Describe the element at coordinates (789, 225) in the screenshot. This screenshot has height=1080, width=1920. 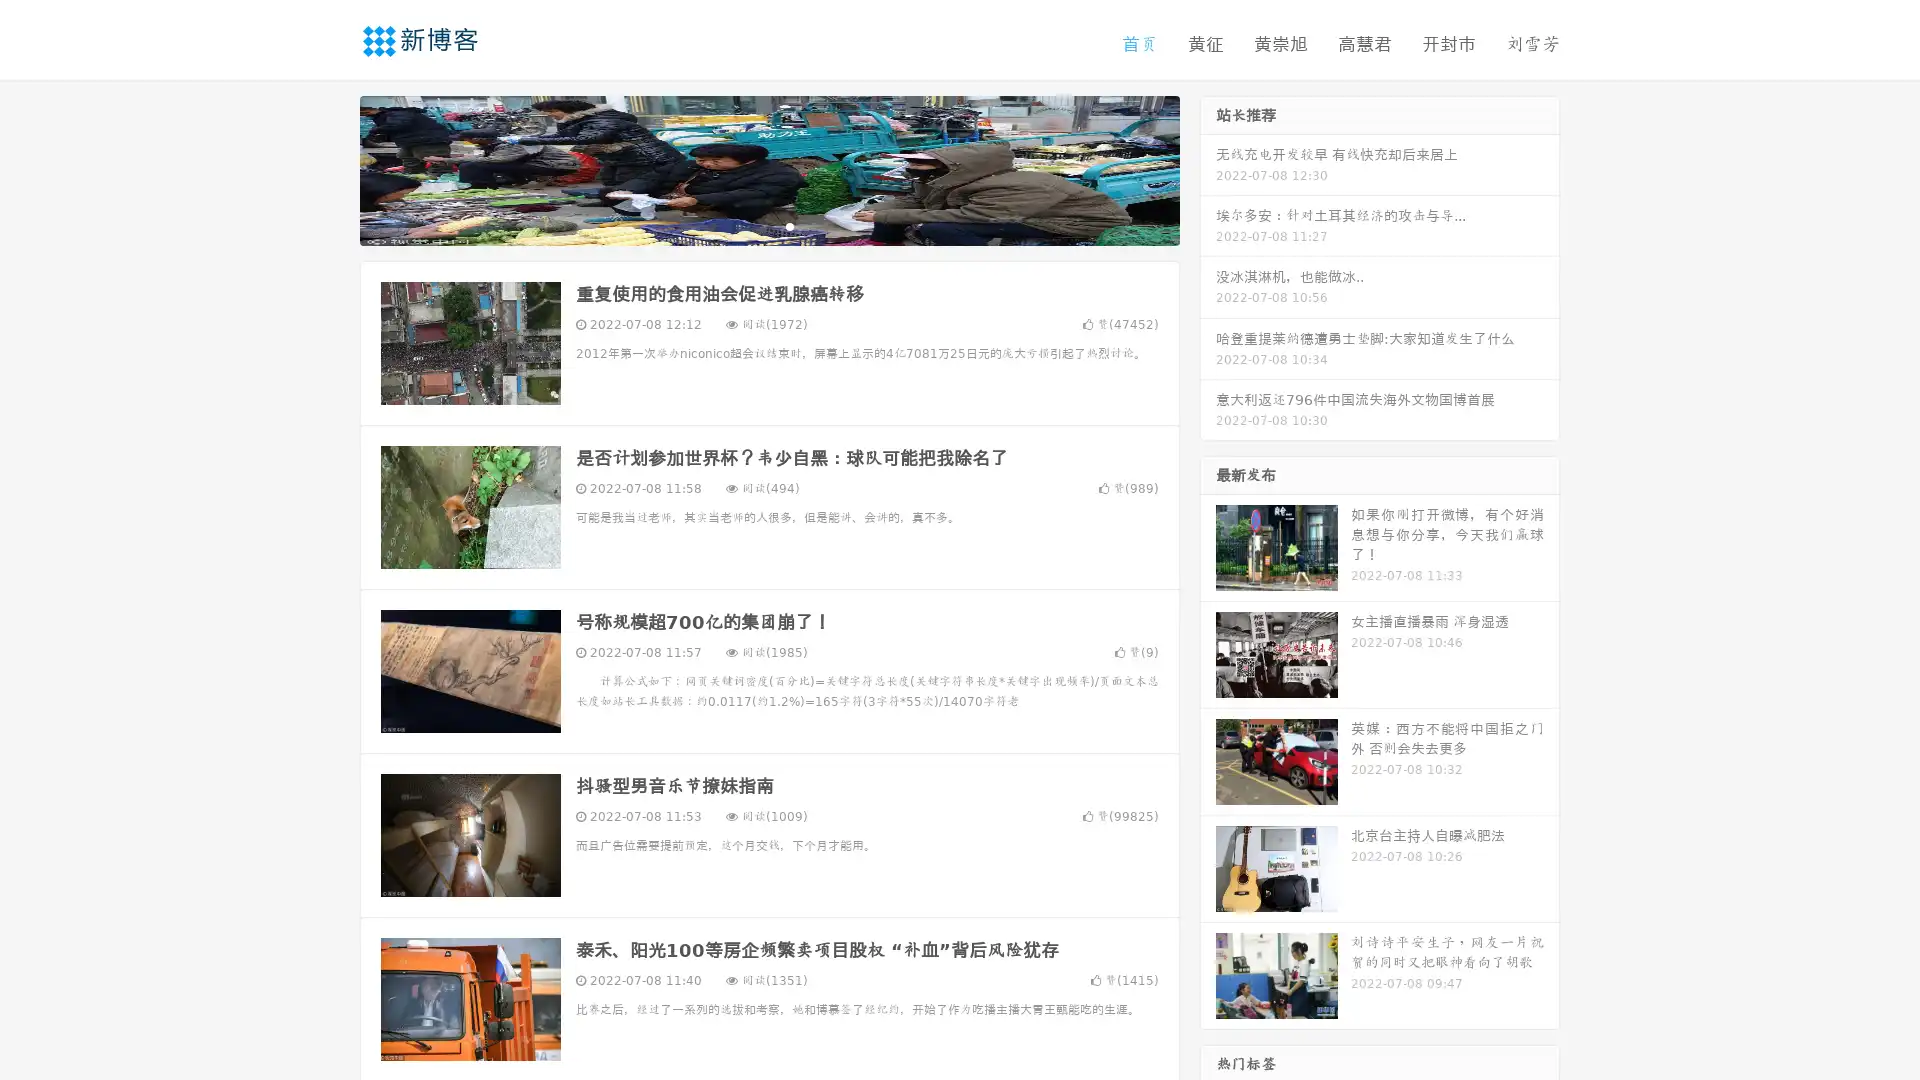
I see `Go to slide 3` at that location.